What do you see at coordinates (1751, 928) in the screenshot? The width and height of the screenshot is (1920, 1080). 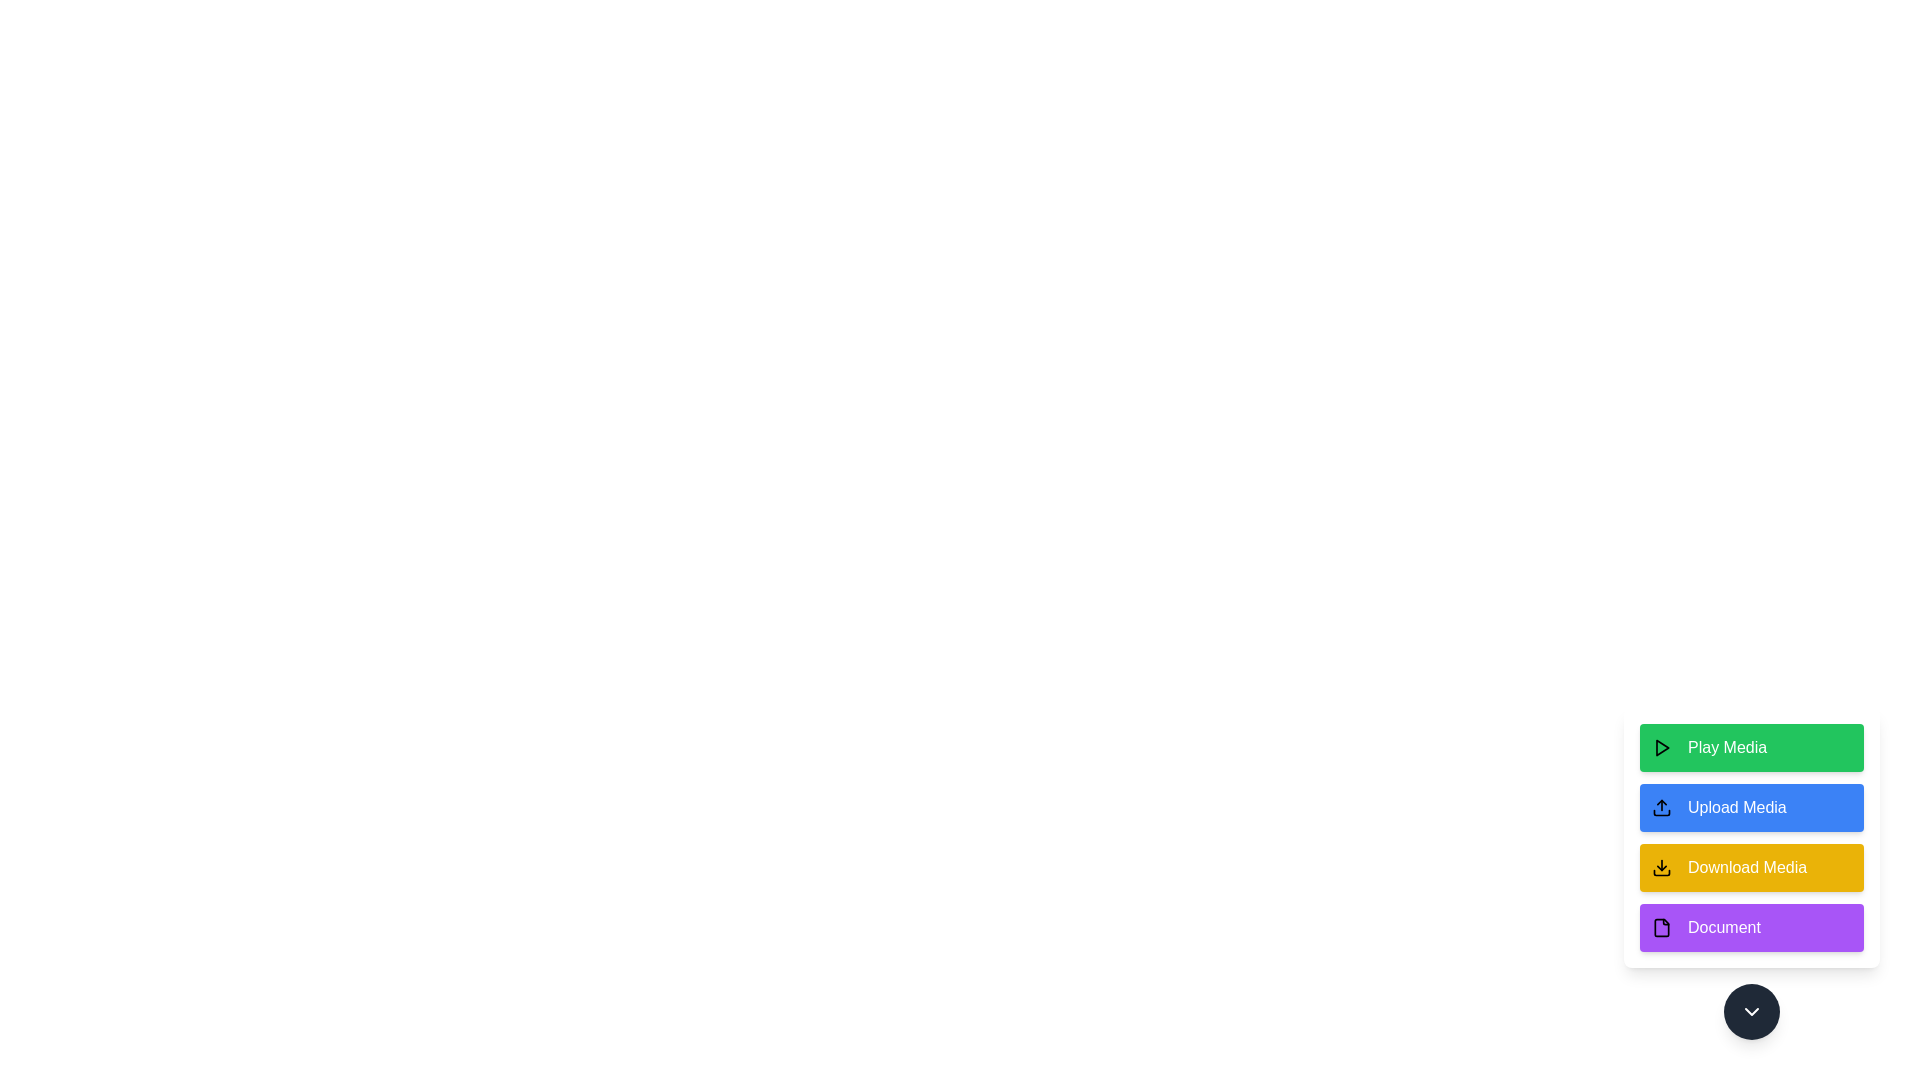 I see `the 'Document' button in the MediaOptionsPanel` at bounding box center [1751, 928].